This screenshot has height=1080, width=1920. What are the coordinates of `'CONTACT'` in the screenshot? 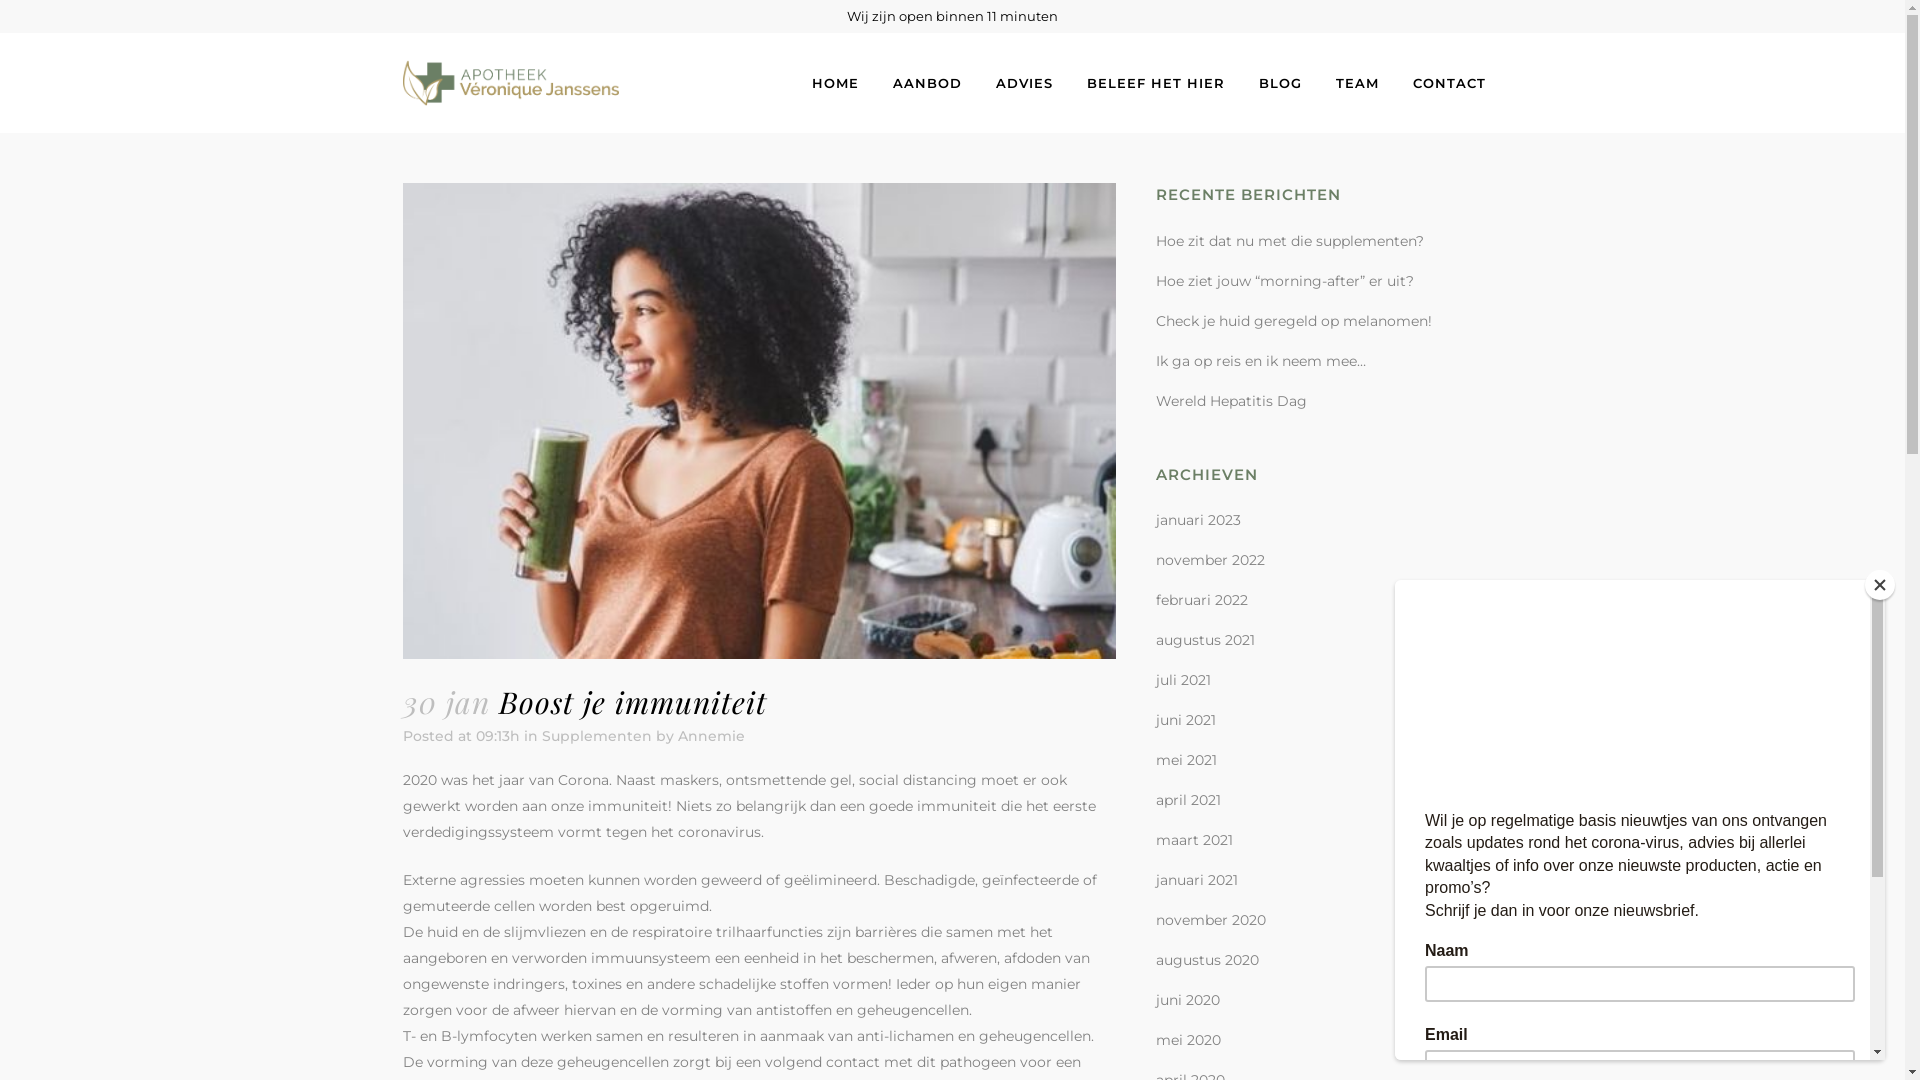 It's located at (1449, 82).